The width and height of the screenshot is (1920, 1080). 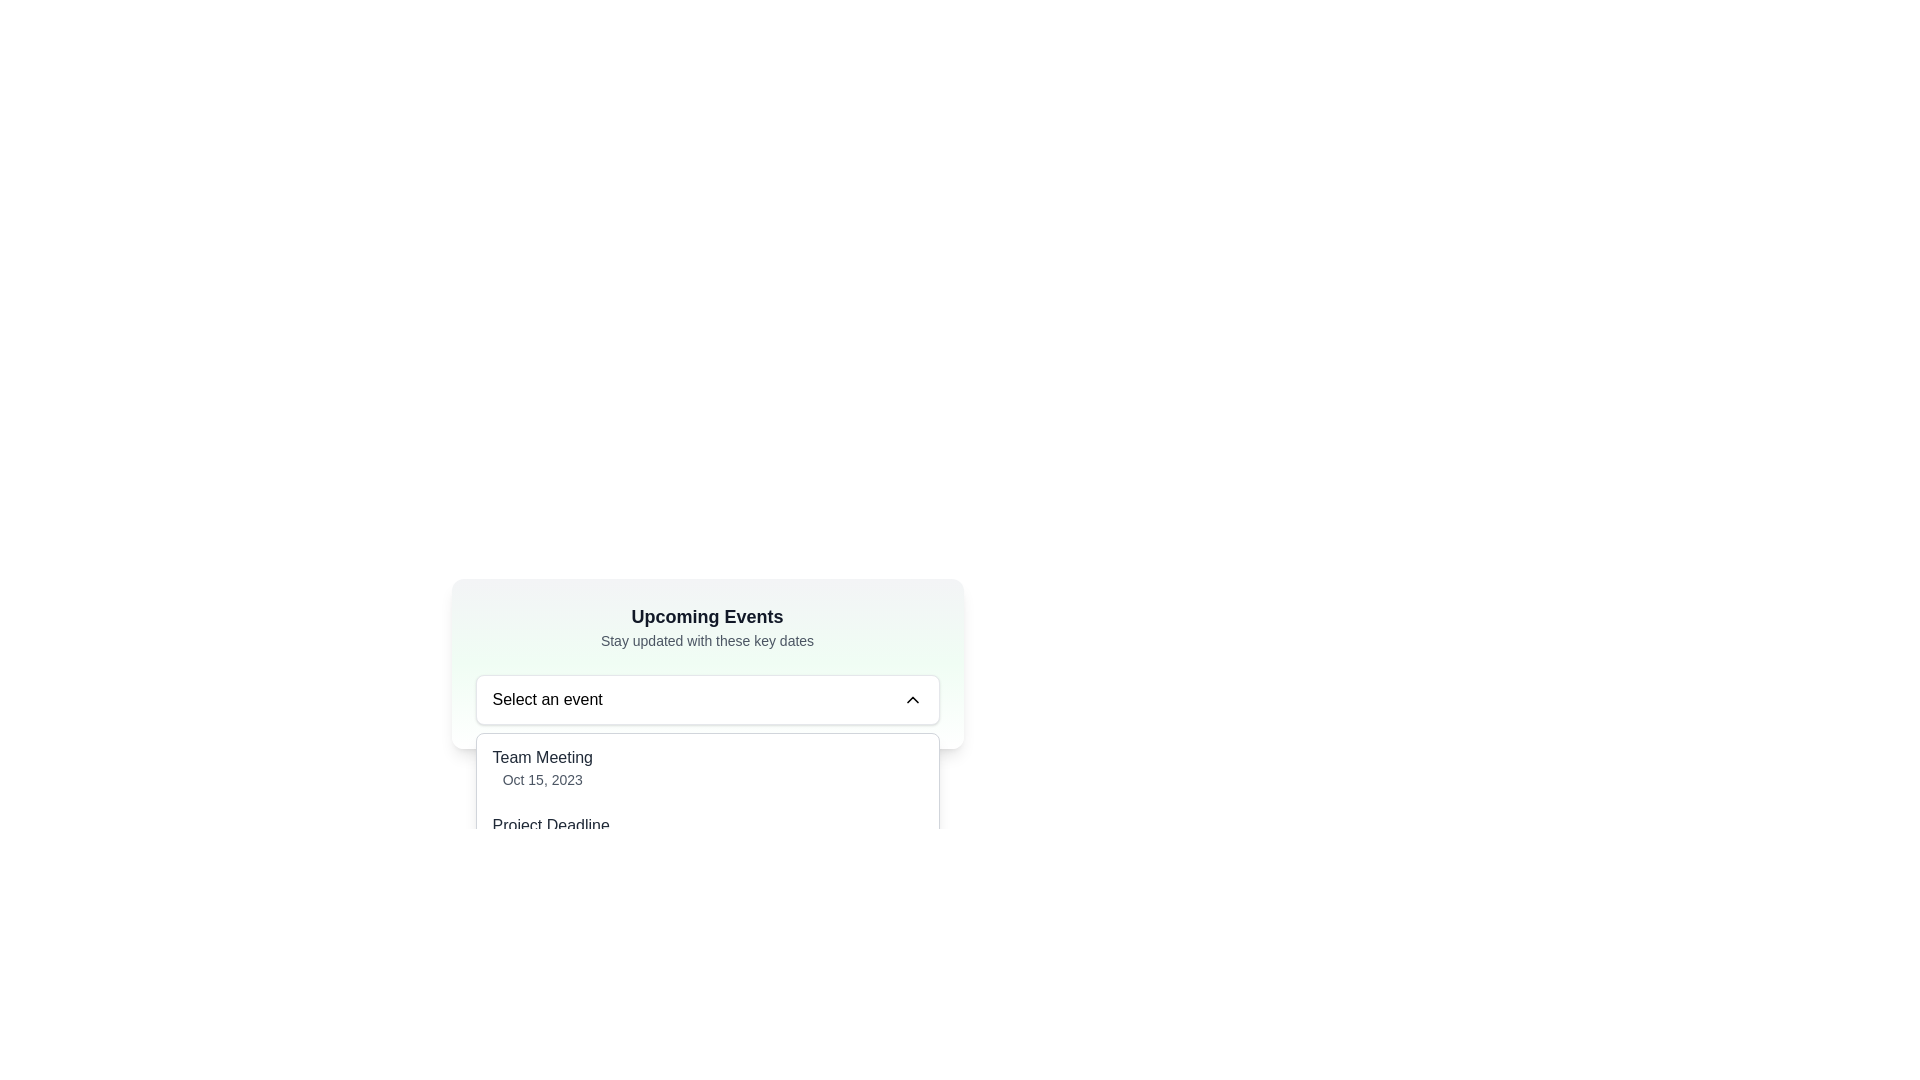 What do you see at coordinates (707, 836) in the screenshot?
I see `the 'Project Deadline' item in the dropdown menu` at bounding box center [707, 836].